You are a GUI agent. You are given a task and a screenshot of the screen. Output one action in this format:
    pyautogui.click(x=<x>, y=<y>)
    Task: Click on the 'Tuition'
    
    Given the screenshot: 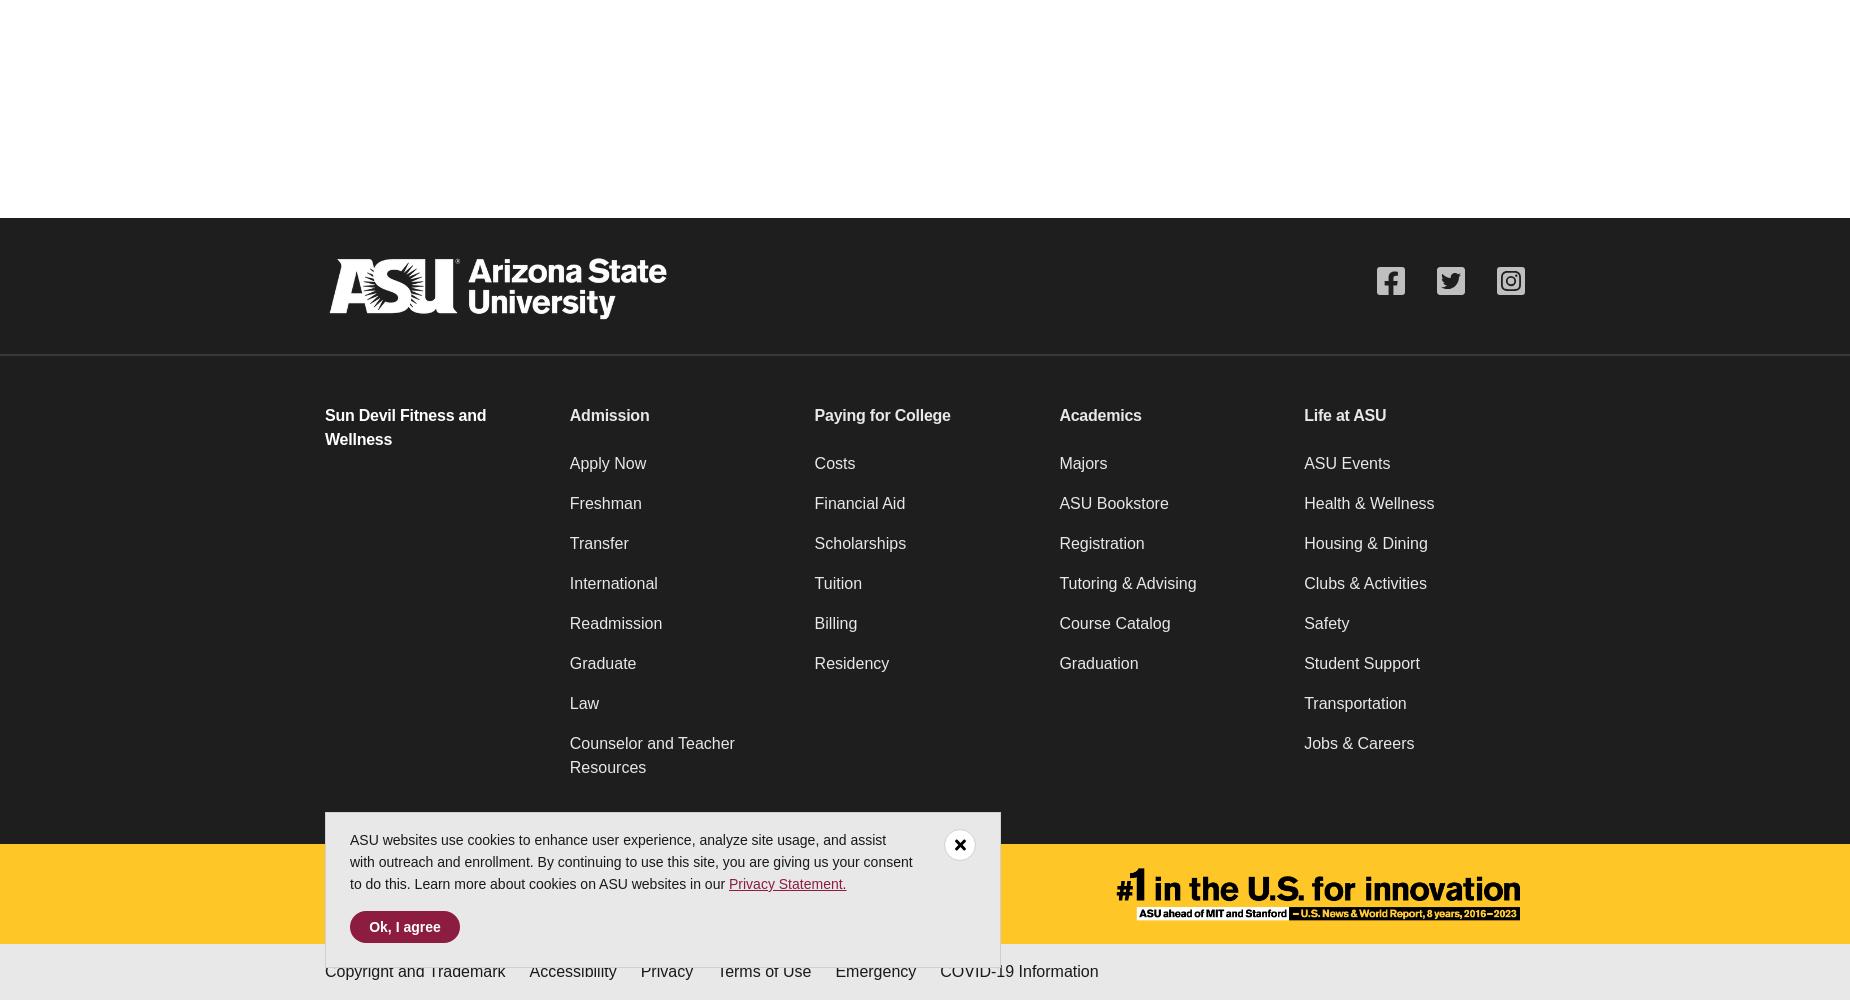 What is the action you would take?
    pyautogui.click(x=838, y=582)
    